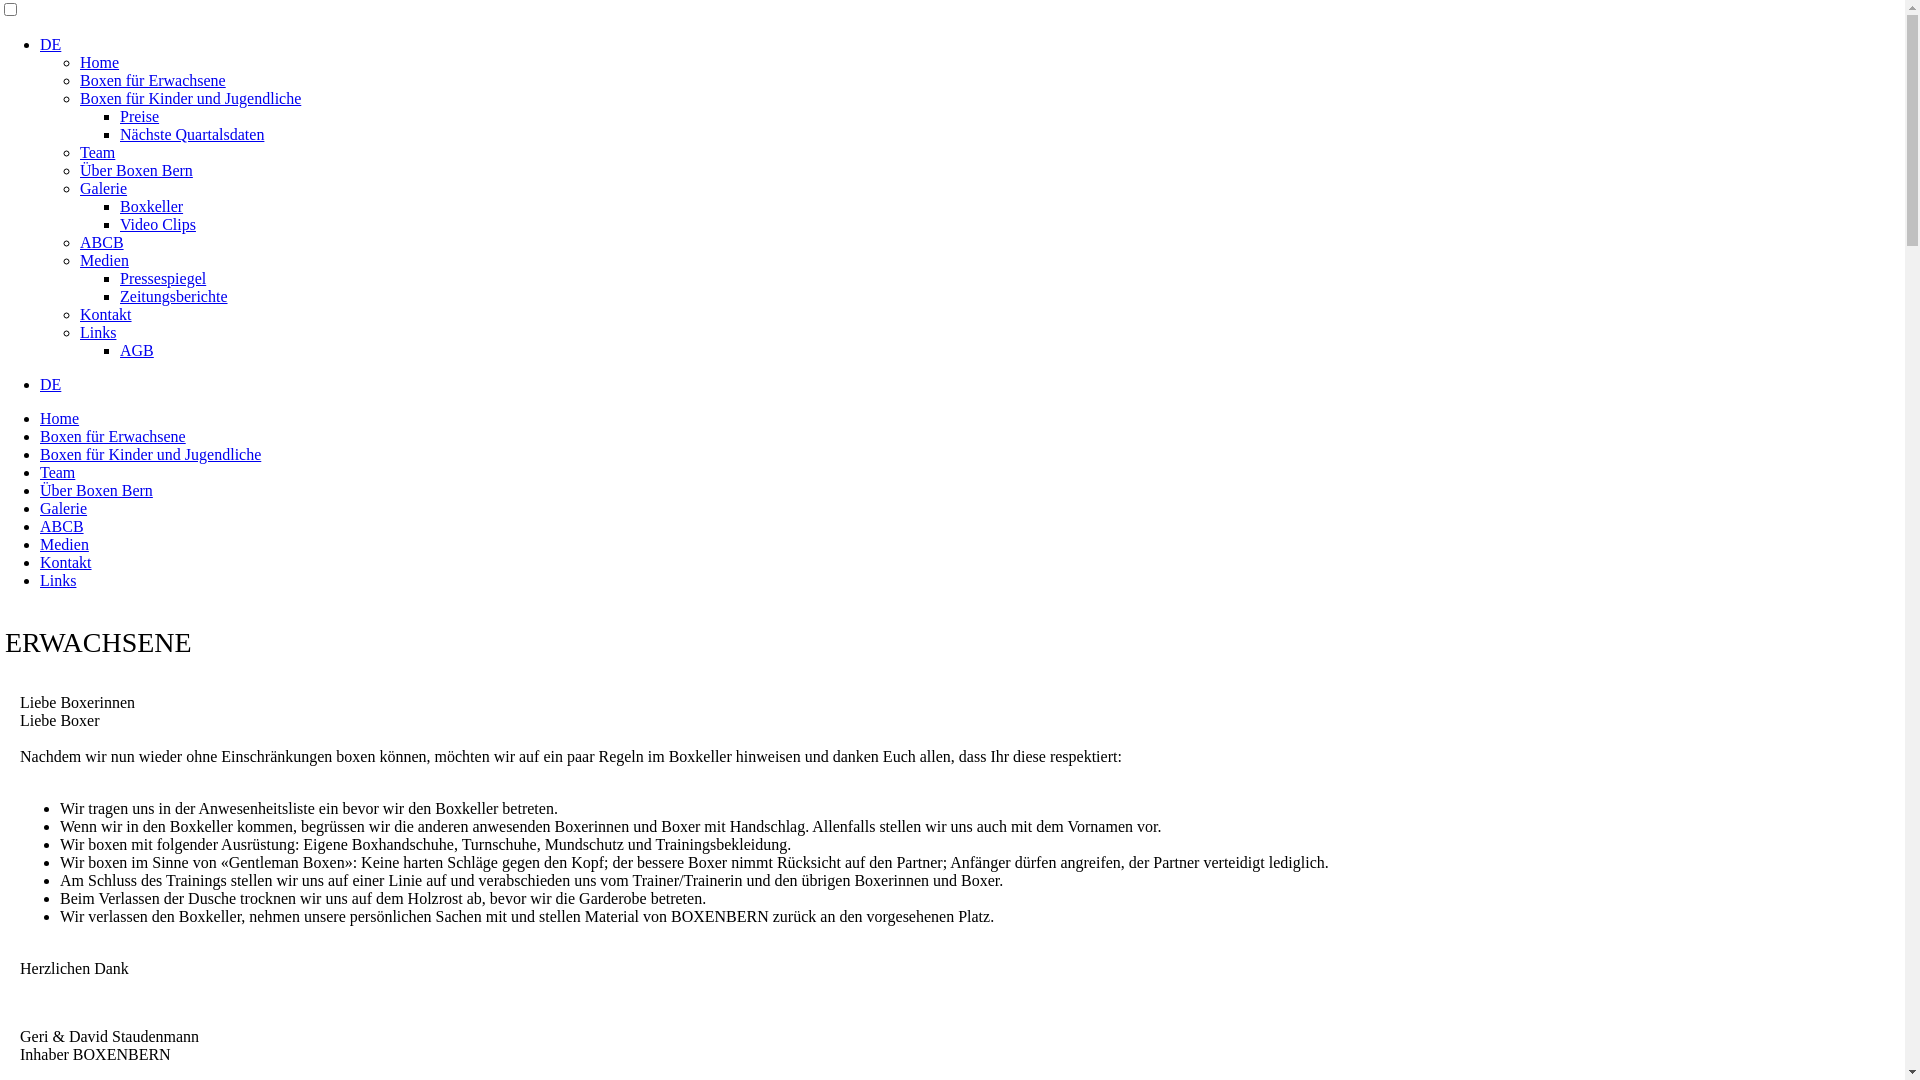 Image resolution: width=1920 pixels, height=1080 pixels. What do you see at coordinates (157, 224) in the screenshot?
I see `'Video Clips'` at bounding box center [157, 224].